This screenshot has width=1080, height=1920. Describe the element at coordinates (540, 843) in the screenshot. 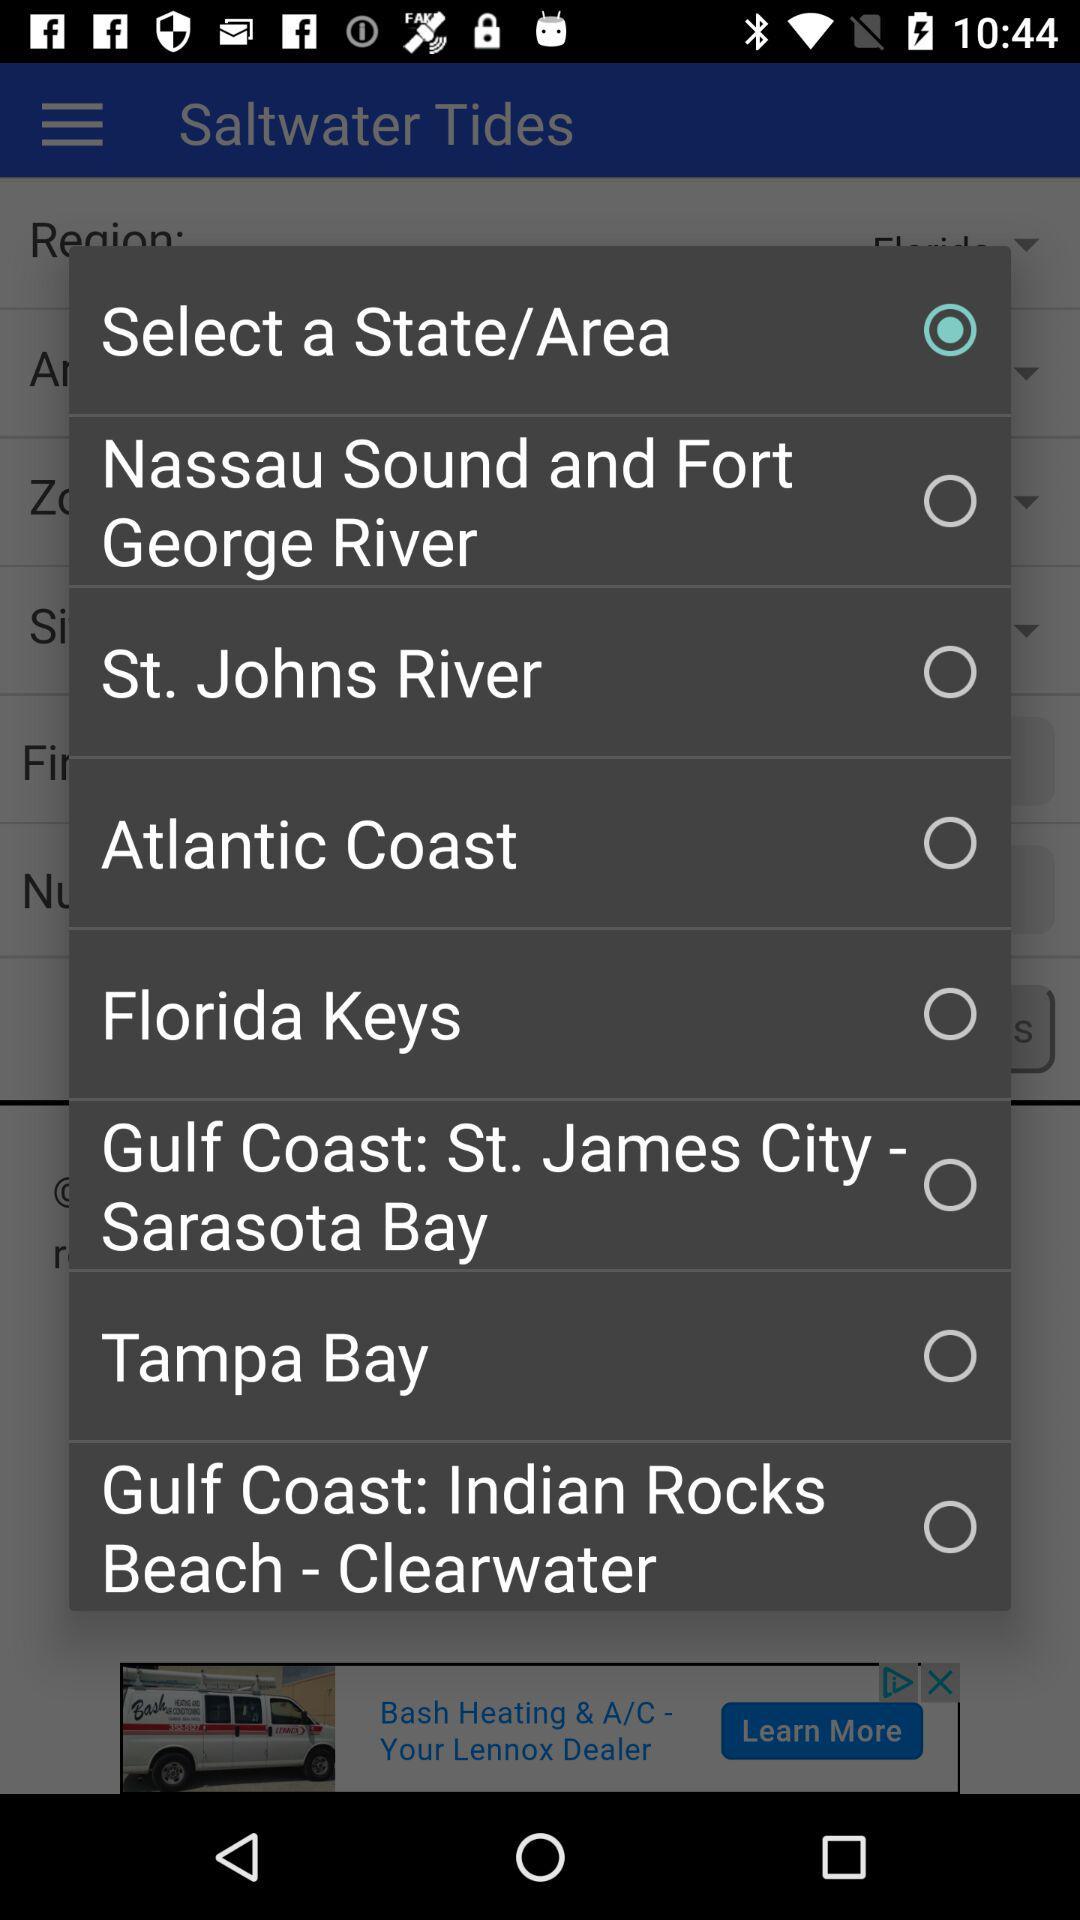

I see `icon above the florida keys icon` at that location.